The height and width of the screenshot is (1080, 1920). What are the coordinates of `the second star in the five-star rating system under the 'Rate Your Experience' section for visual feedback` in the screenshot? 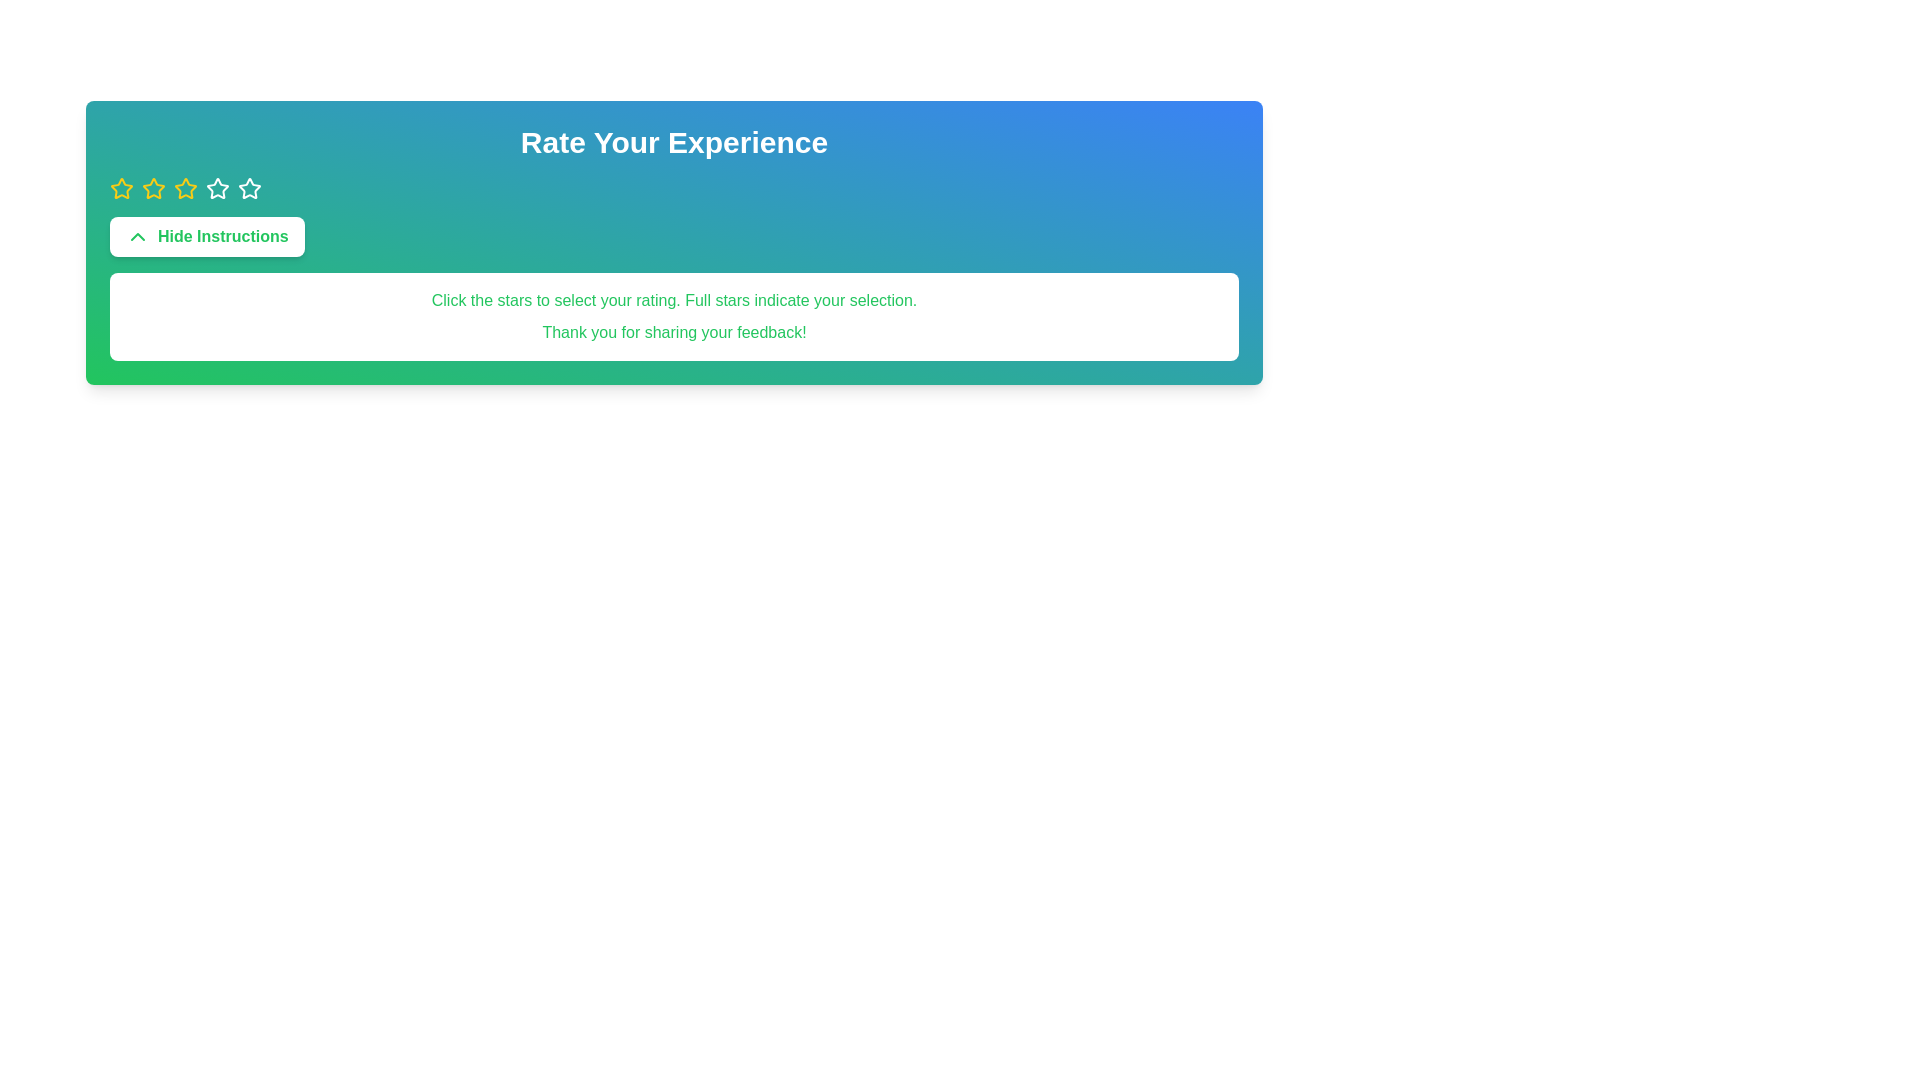 It's located at (186, 188).